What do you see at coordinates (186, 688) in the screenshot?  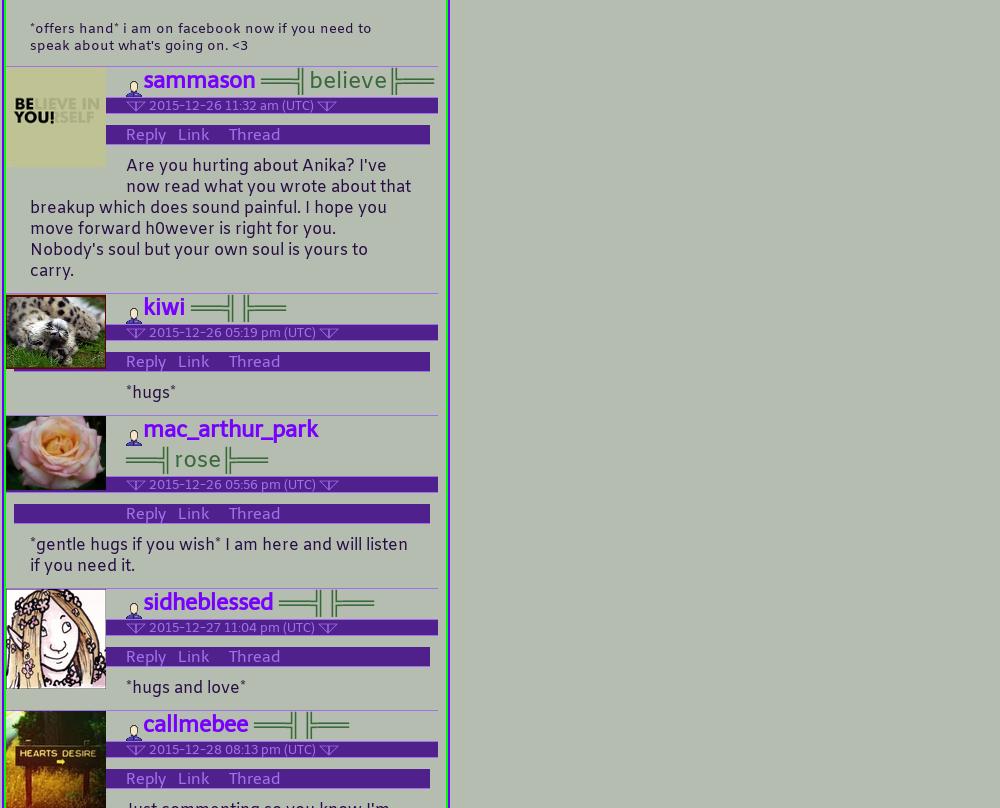 I see `'*hugs and love*'` at bounding box center [186, 688].